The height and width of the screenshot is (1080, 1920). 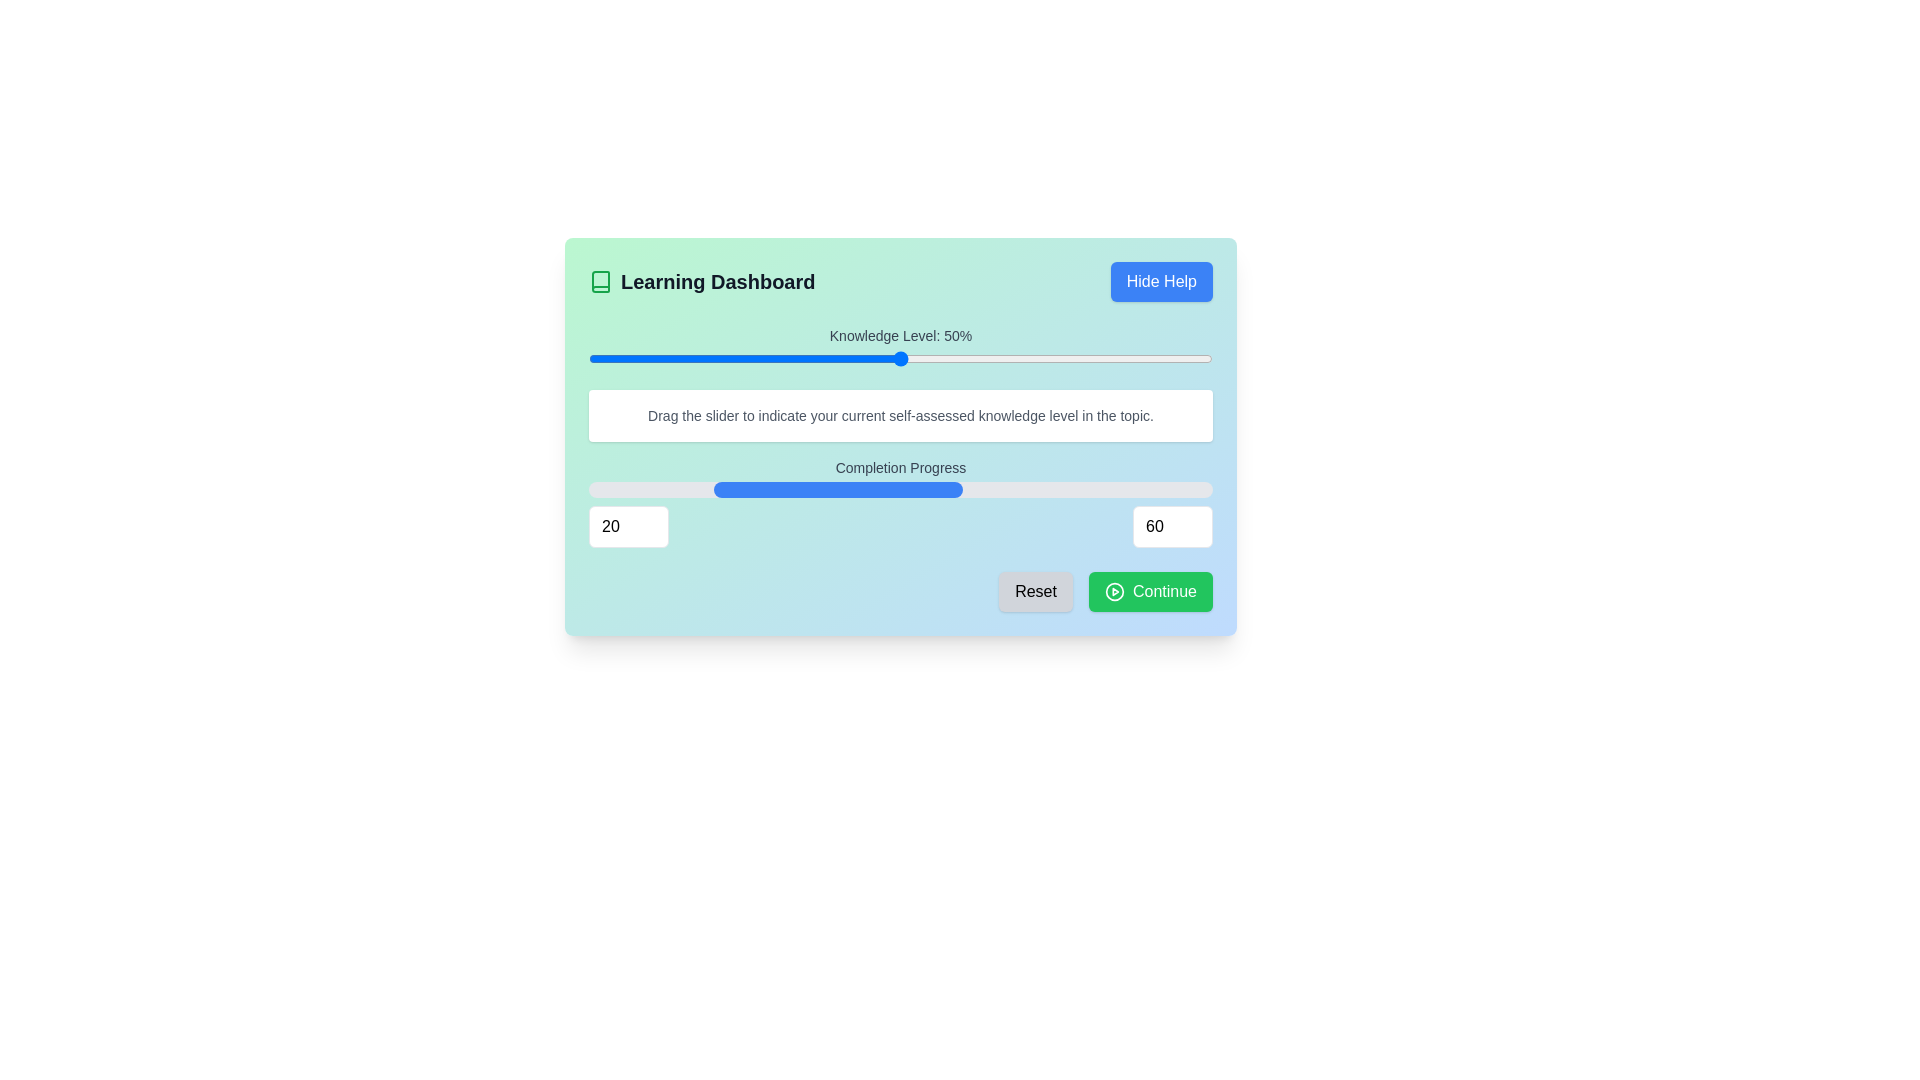 What do you see at coordinates (900, 501) in the screenshot?
I see `the progress level in the progress bar of the 'Completion Progress' section, which consists of a title, a progress bar, and two input fields for numerical values` at bounding box center [900, 501].